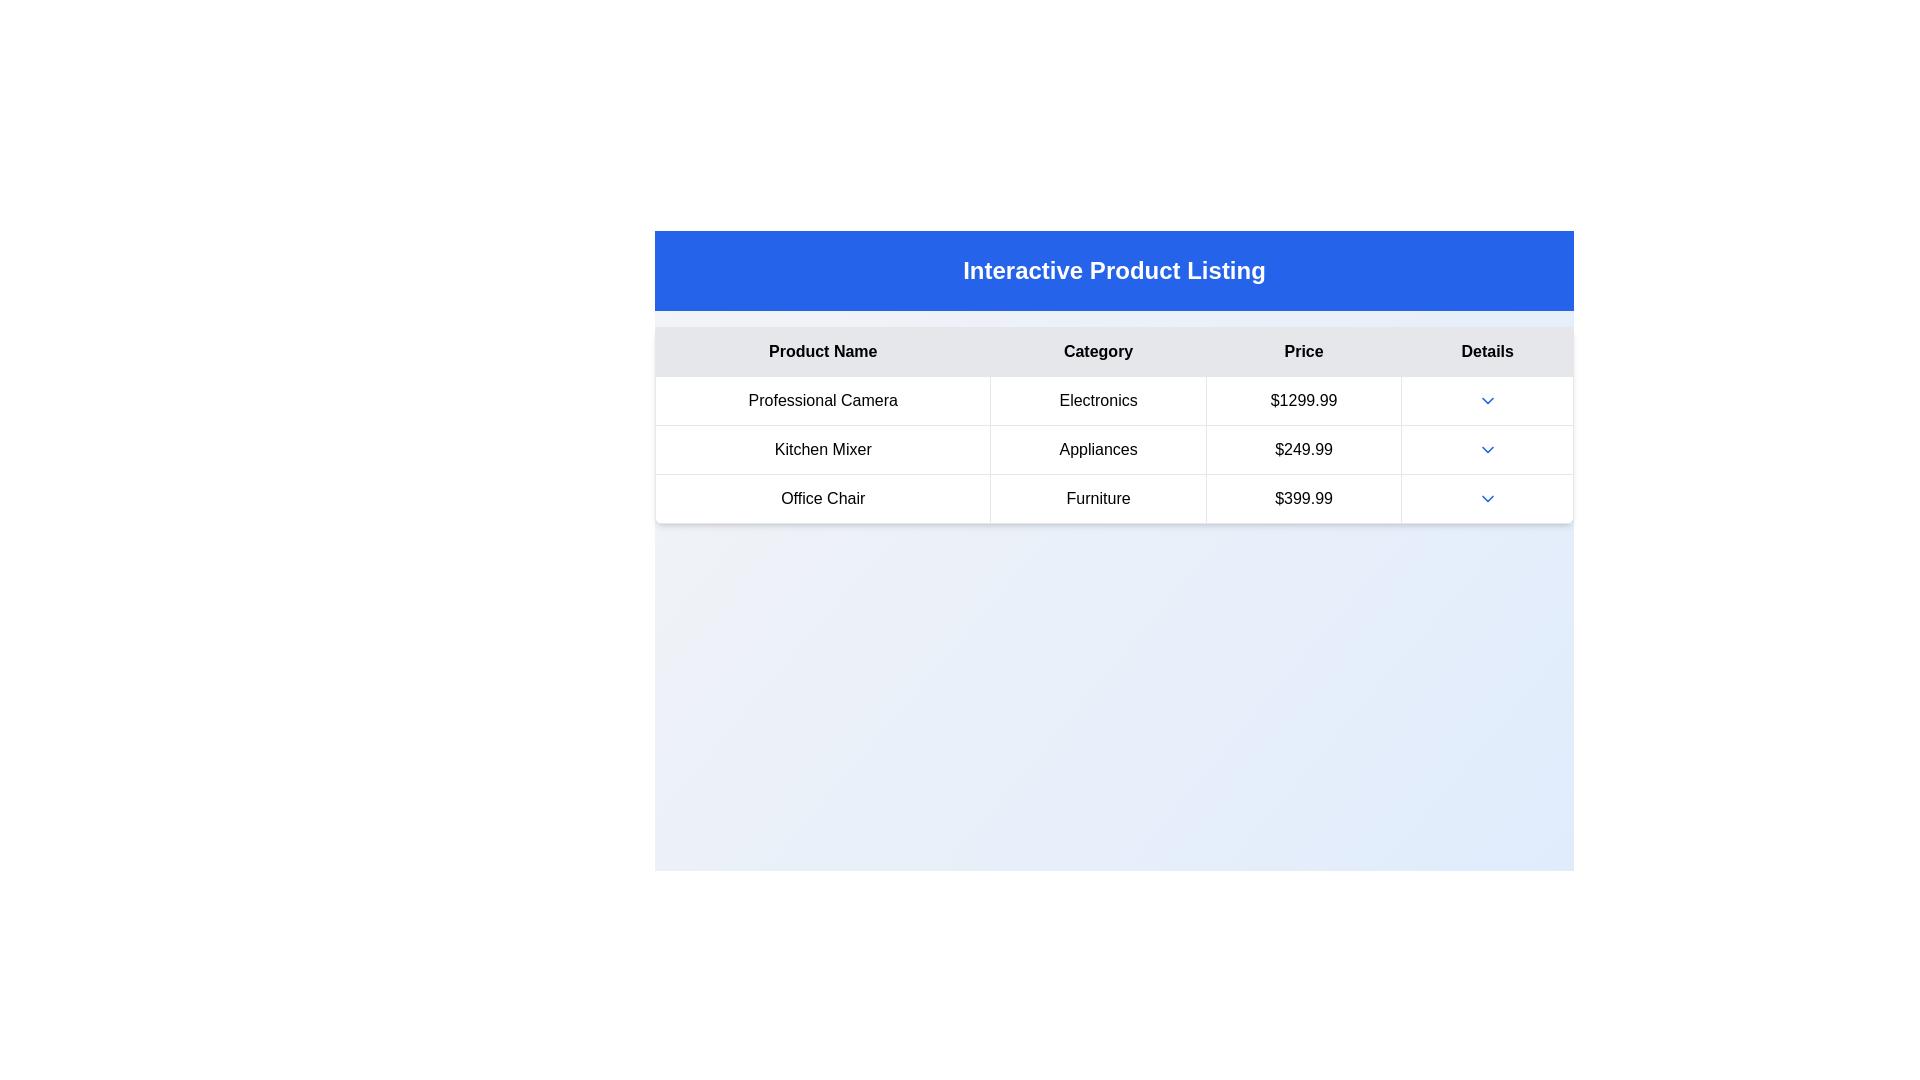 The height and width of the screenshot is (1080, 1920). What do you see at coordinates (1487, 450) in the screenshot?
I see `the icon in the second row of the 'Details' column` at bounding box center [1487, 450].